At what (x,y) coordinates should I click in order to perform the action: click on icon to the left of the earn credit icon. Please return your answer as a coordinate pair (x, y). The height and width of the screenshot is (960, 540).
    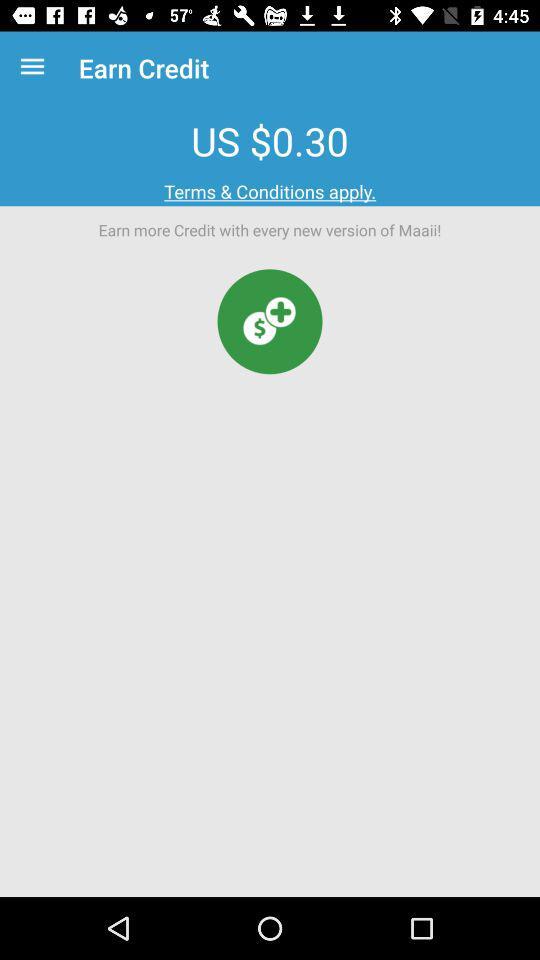
    Looking at the image, I should click on (36, 68).